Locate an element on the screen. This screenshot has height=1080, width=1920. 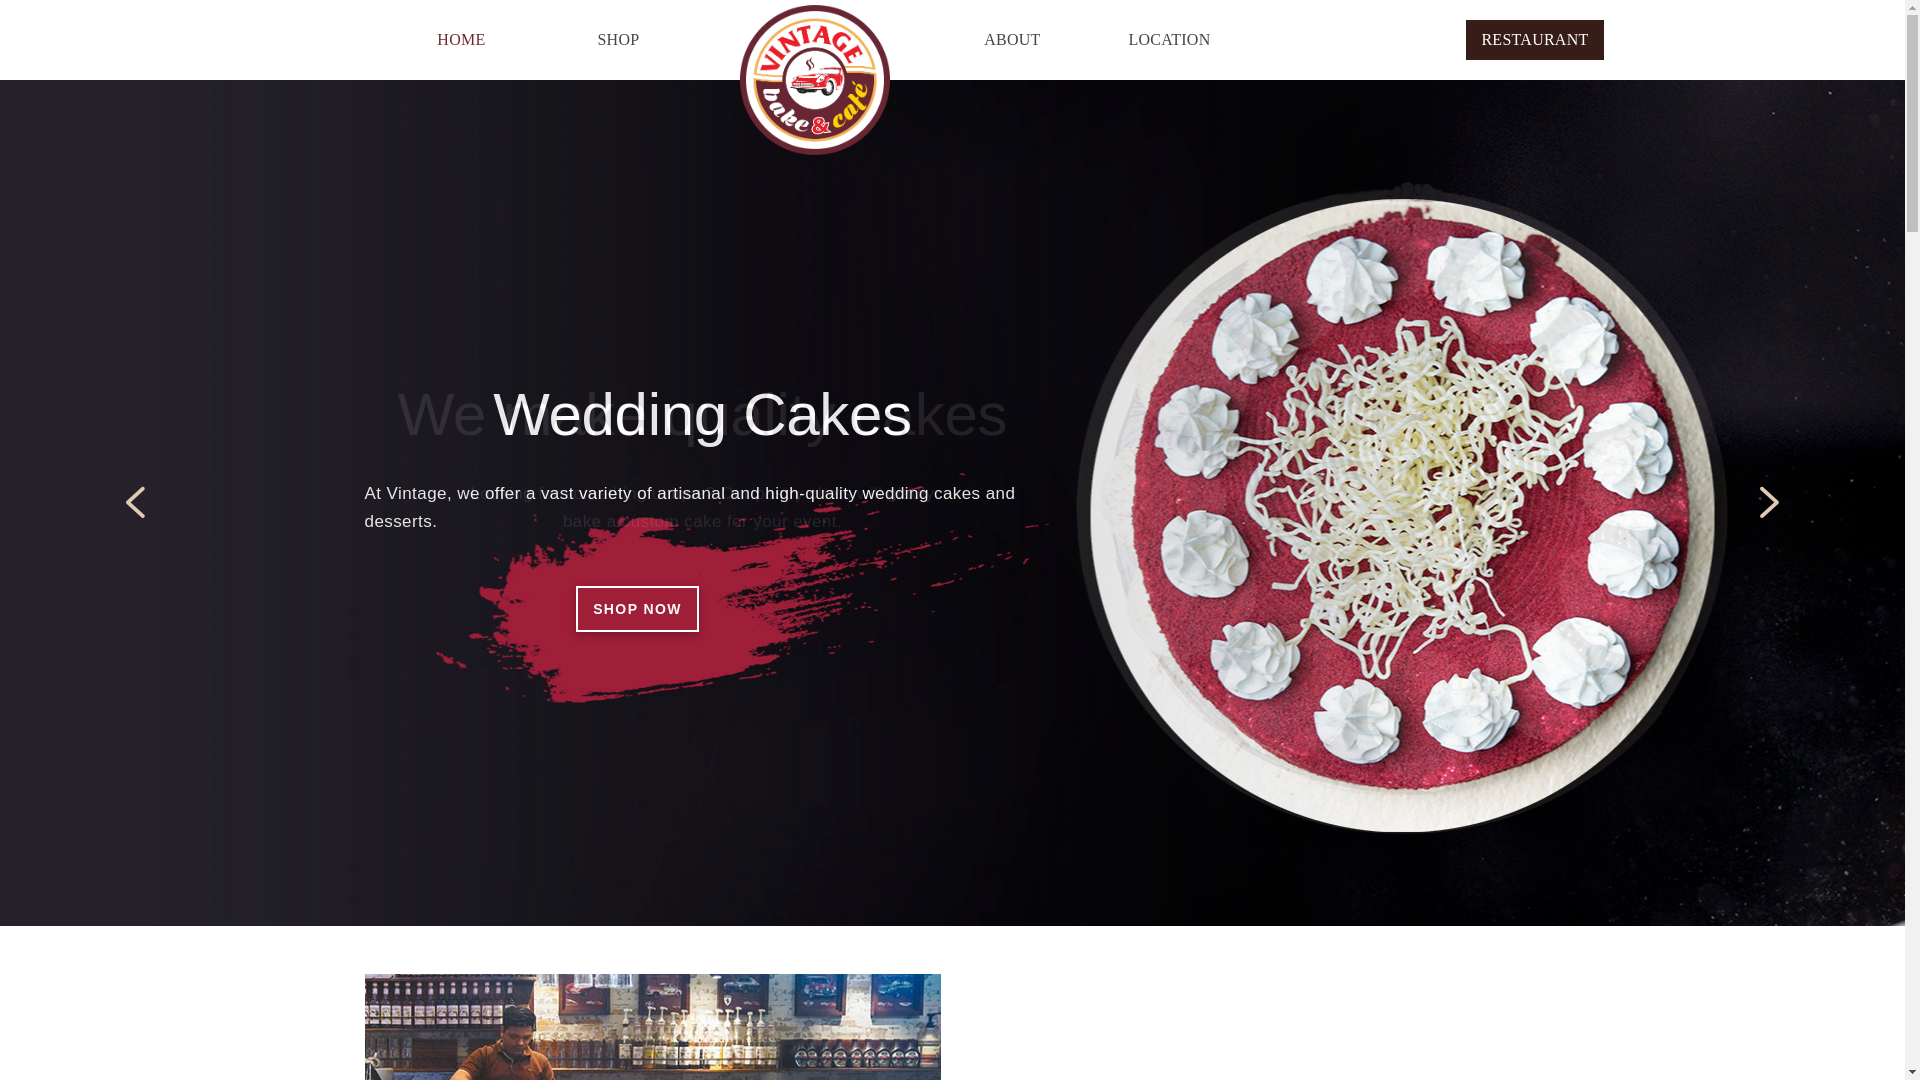
'ABOUT' is located at coordinates (1012, 39).